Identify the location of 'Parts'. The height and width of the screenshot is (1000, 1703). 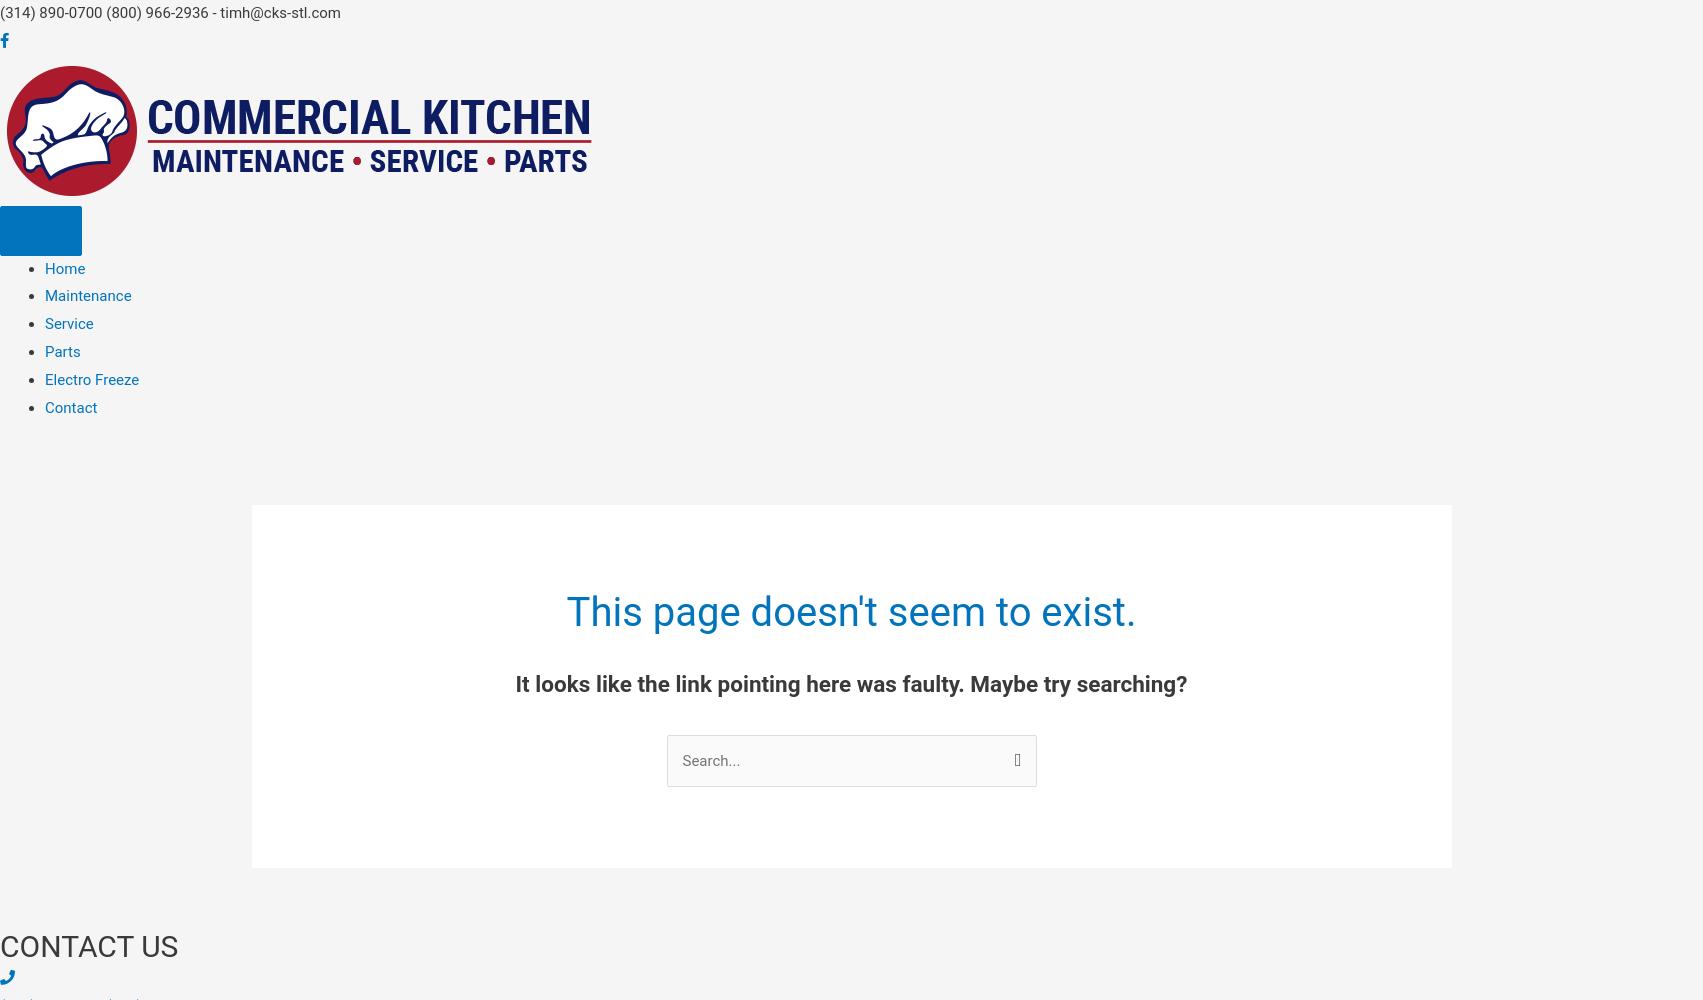
(62, 351).